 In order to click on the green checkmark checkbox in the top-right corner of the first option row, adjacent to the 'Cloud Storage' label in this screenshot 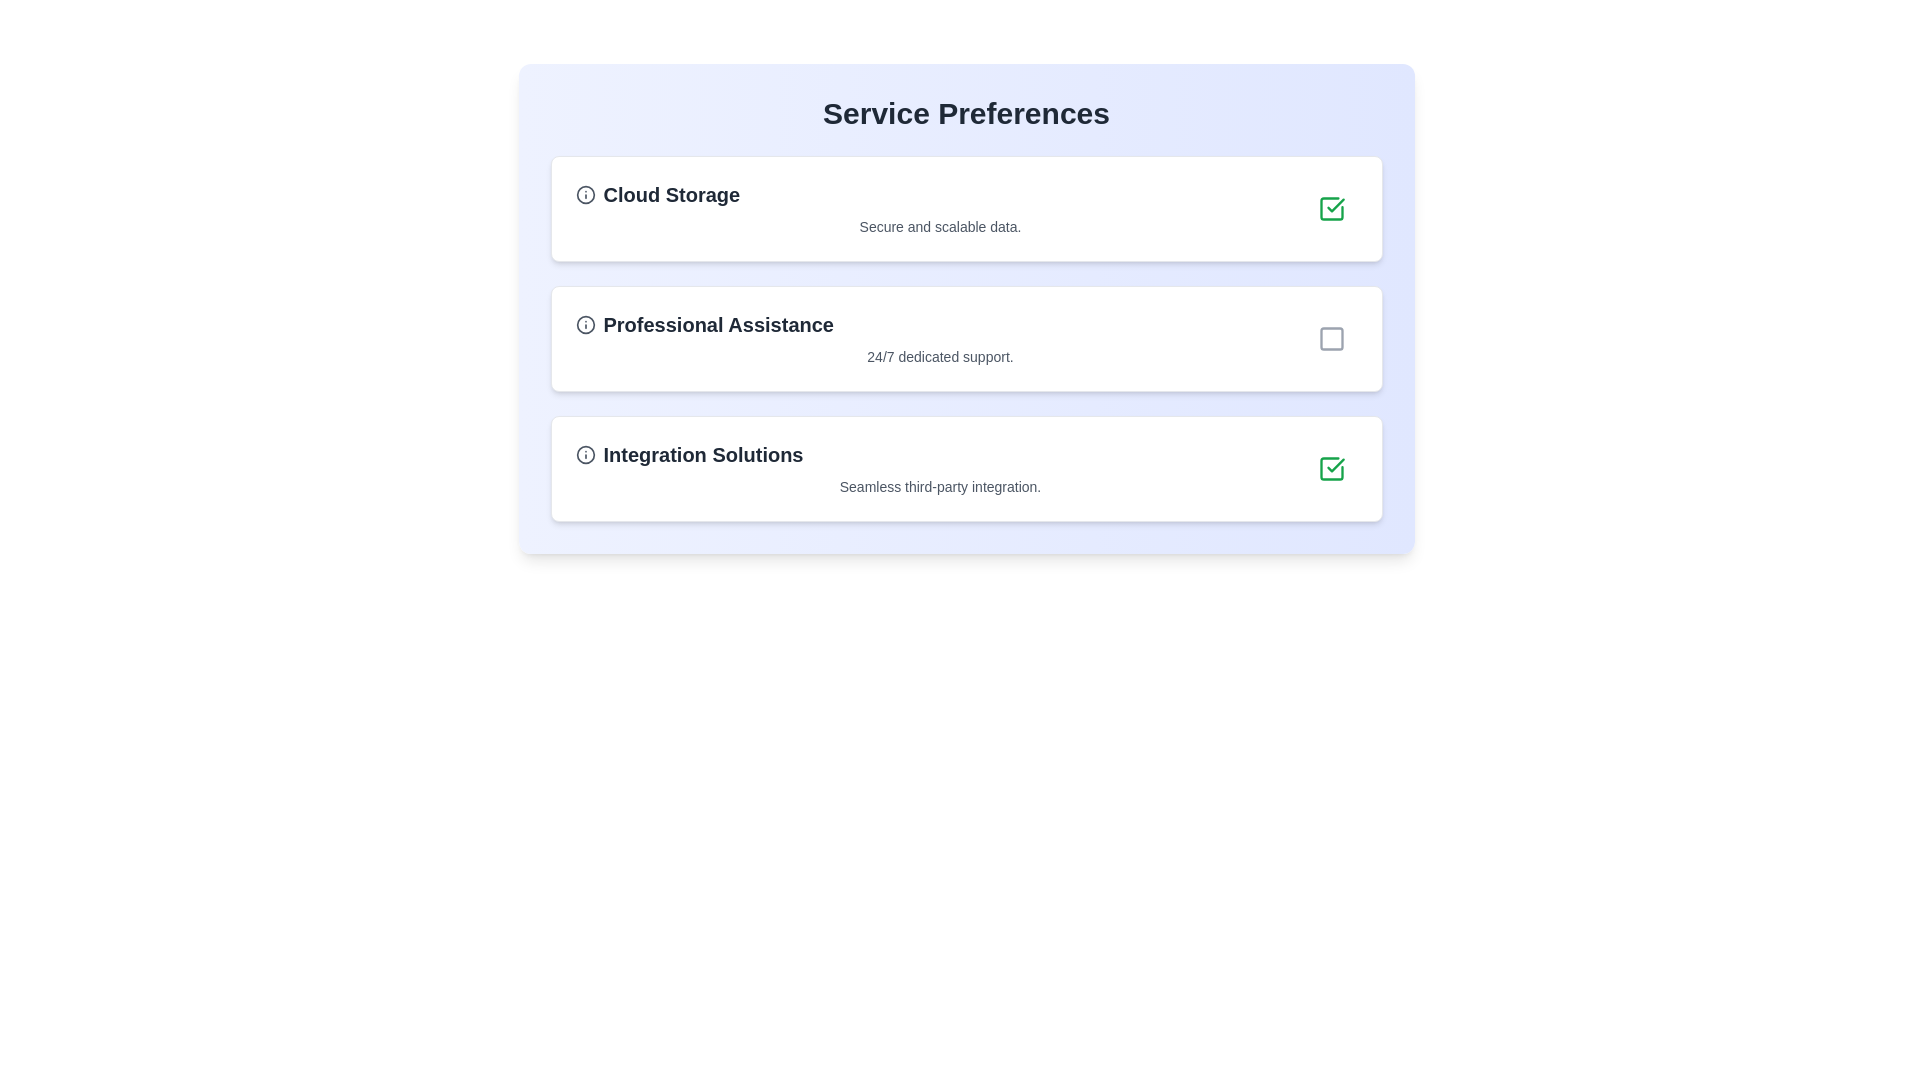, I will do `click(1331, 208)`.